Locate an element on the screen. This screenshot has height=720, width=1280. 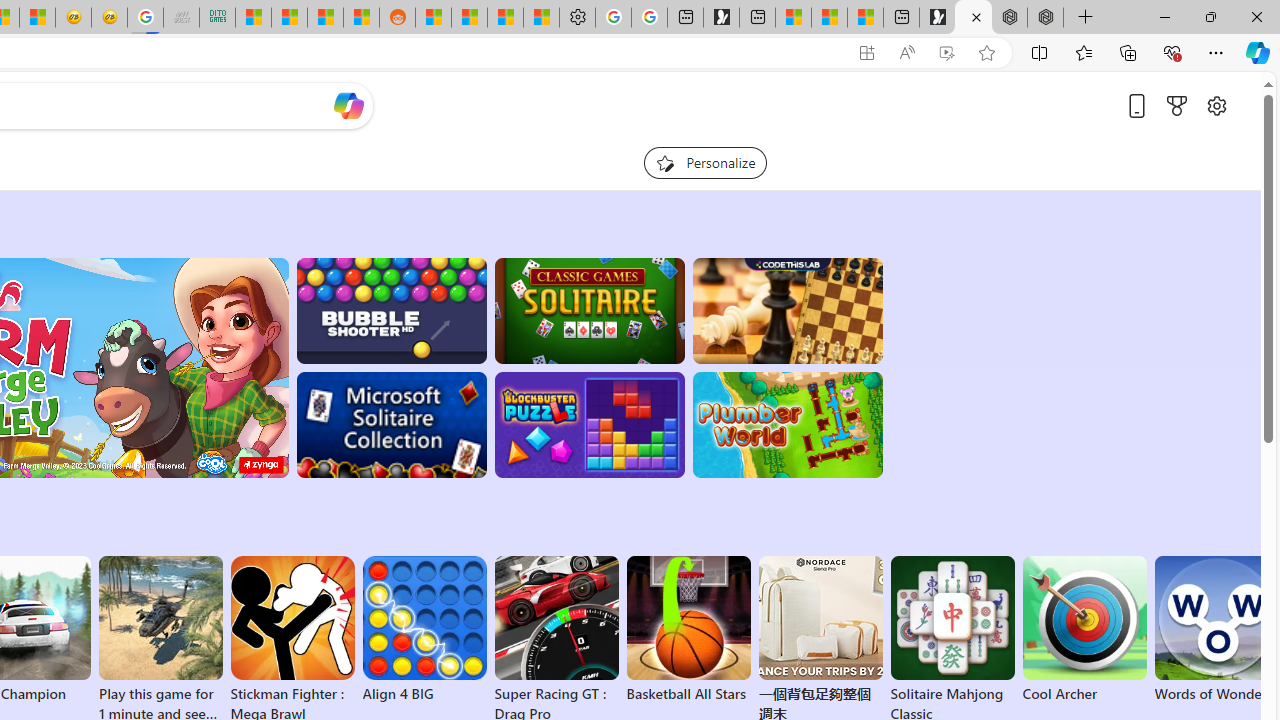
'MSNBC - MSN' is located at coordinates (252, 17).